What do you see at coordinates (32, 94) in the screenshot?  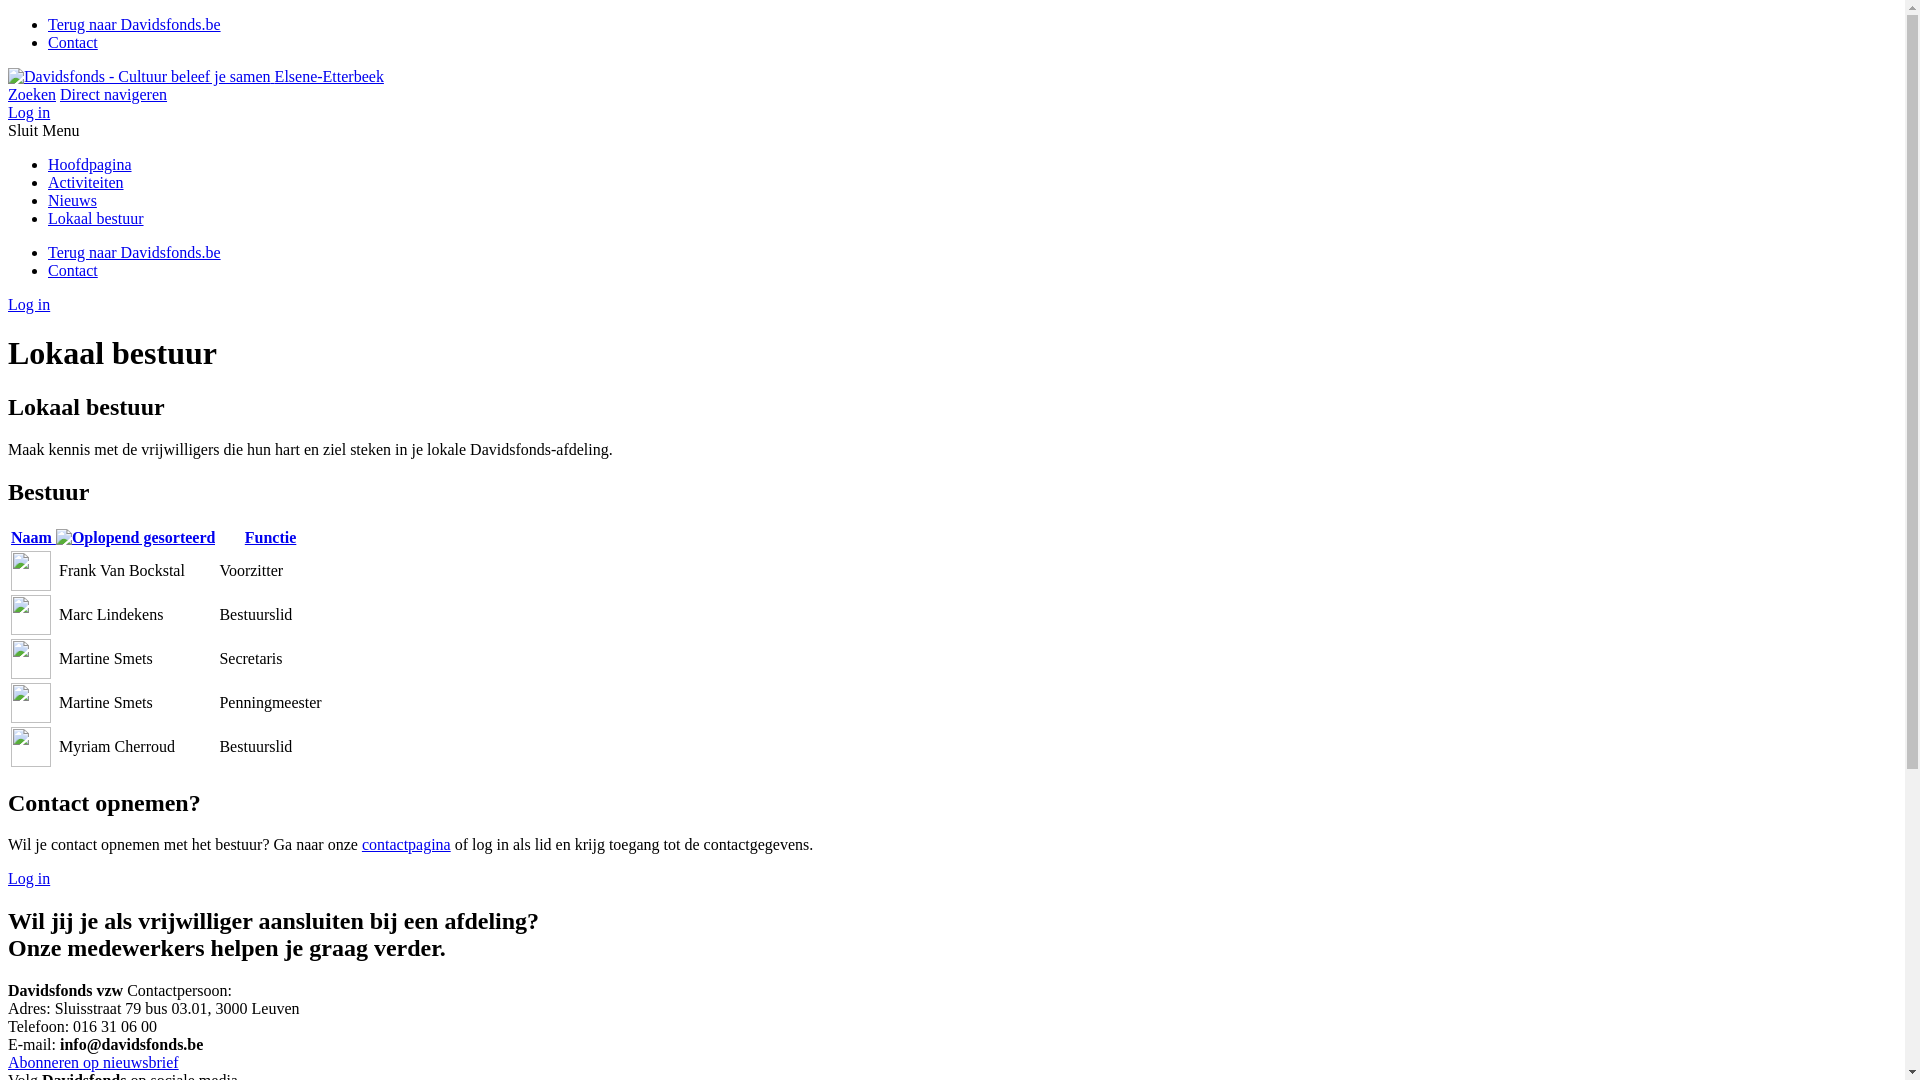 I see `'Zoeken'` at bounding box center [32, 94].